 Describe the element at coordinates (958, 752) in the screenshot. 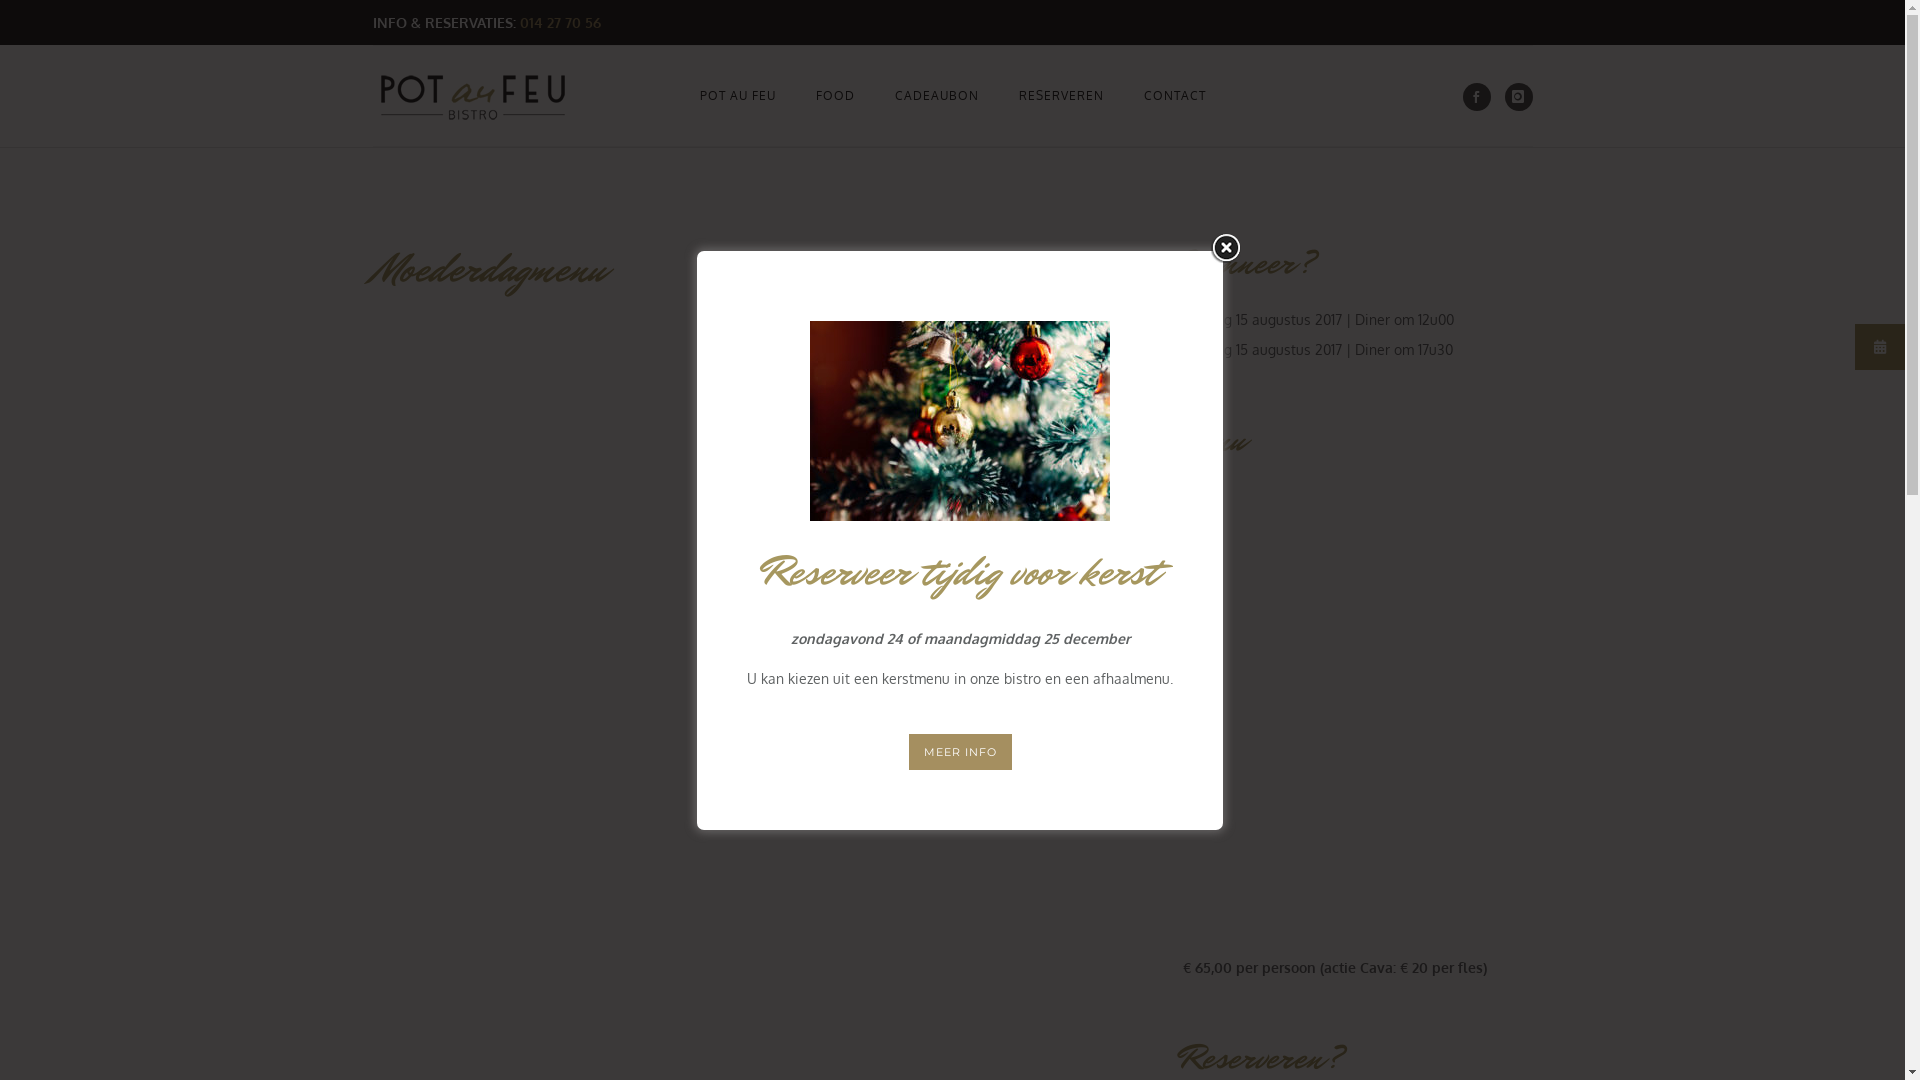

I see `'MEER INFO'` at that location.